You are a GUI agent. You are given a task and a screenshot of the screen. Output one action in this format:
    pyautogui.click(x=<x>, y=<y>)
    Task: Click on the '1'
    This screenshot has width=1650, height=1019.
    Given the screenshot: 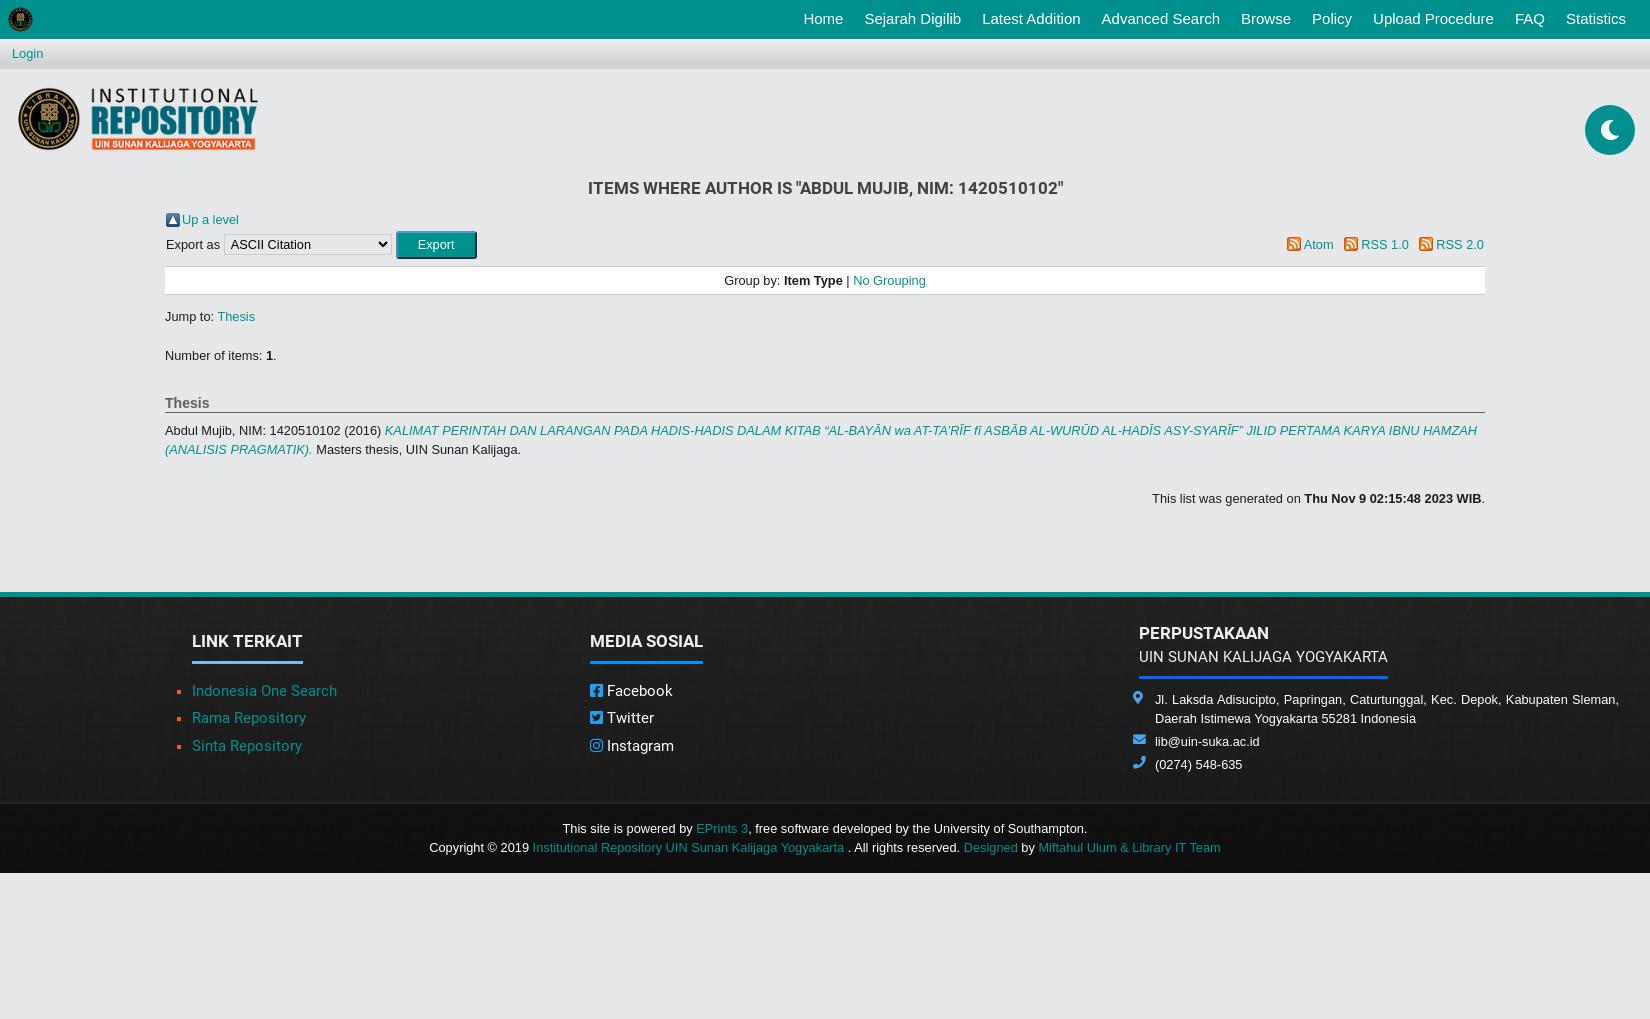 What is the action you would take?
    pyautogui.click(x=268, y=354)
    